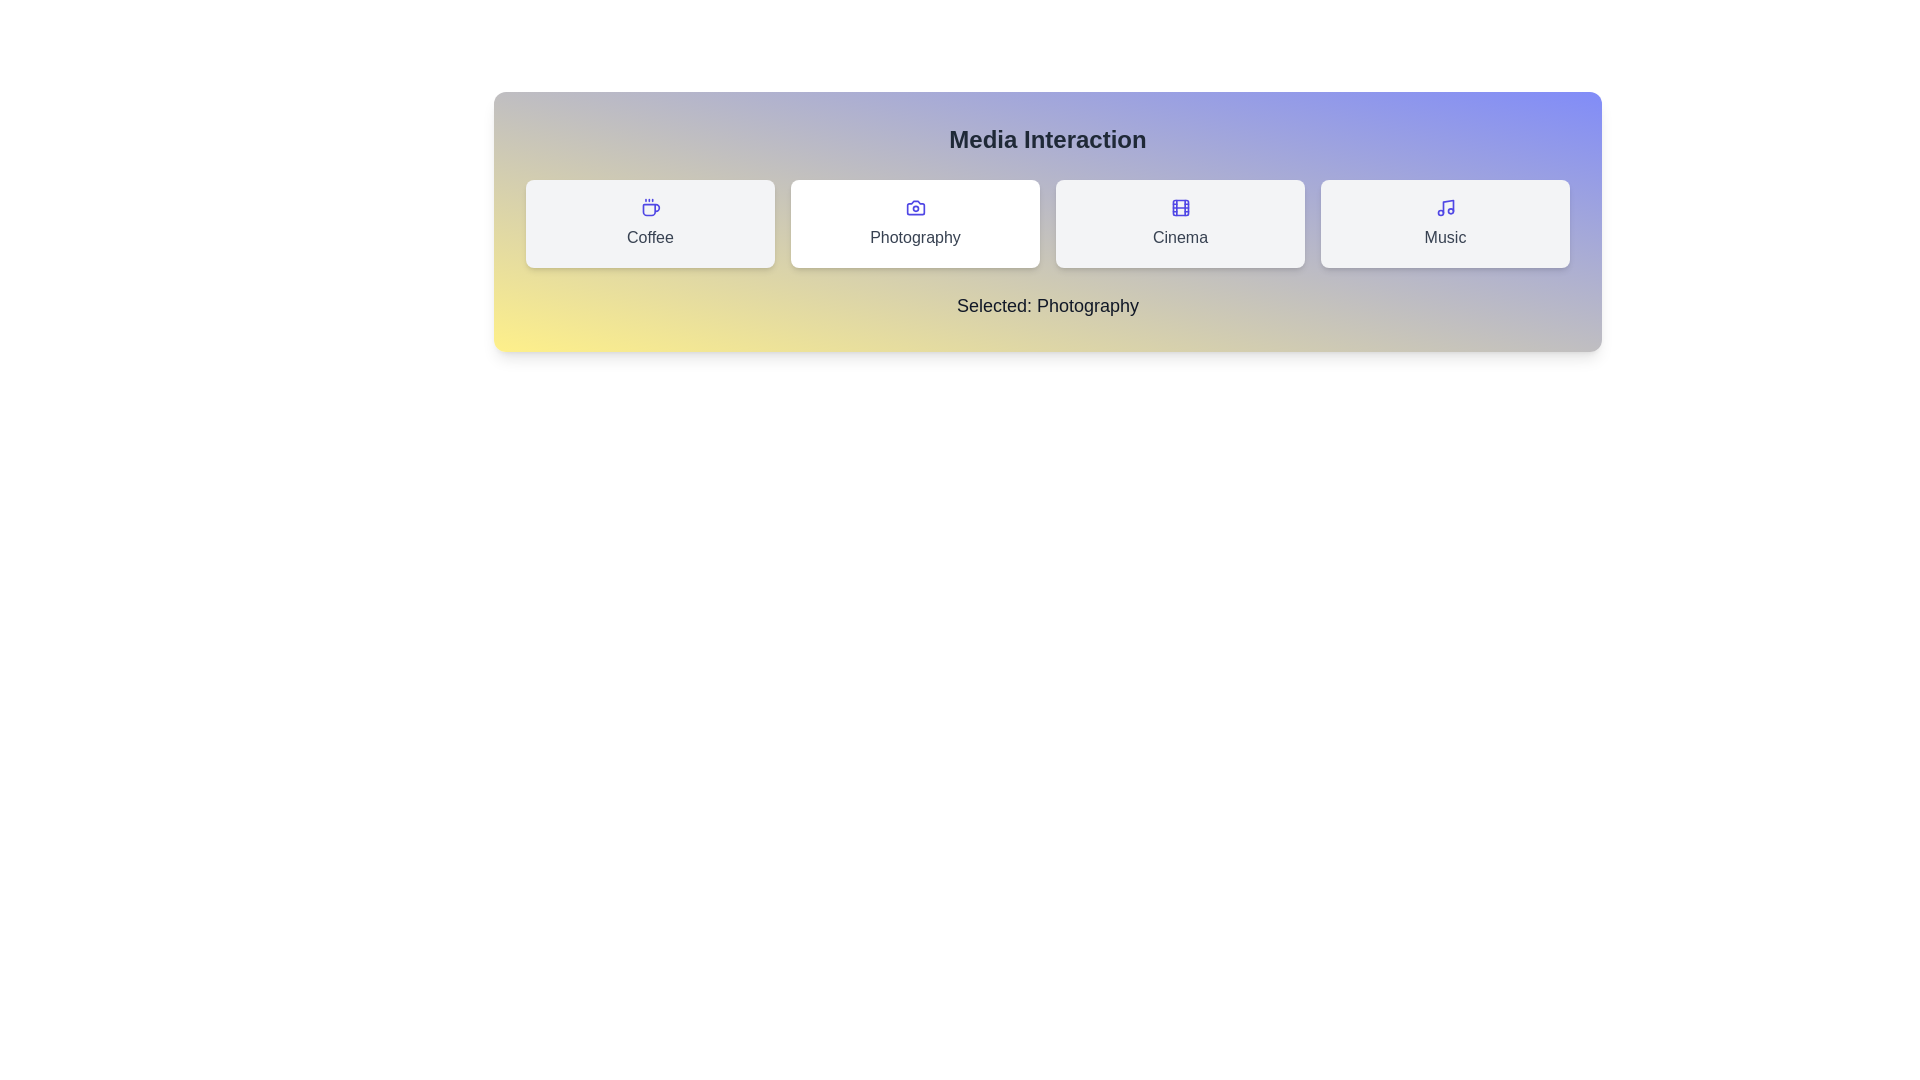 The height and width of the screenshot is (1080, 1920). I want to click on the 'Cinema' selectable card, which is the third card in a row of four cards, so click(1180, 223).